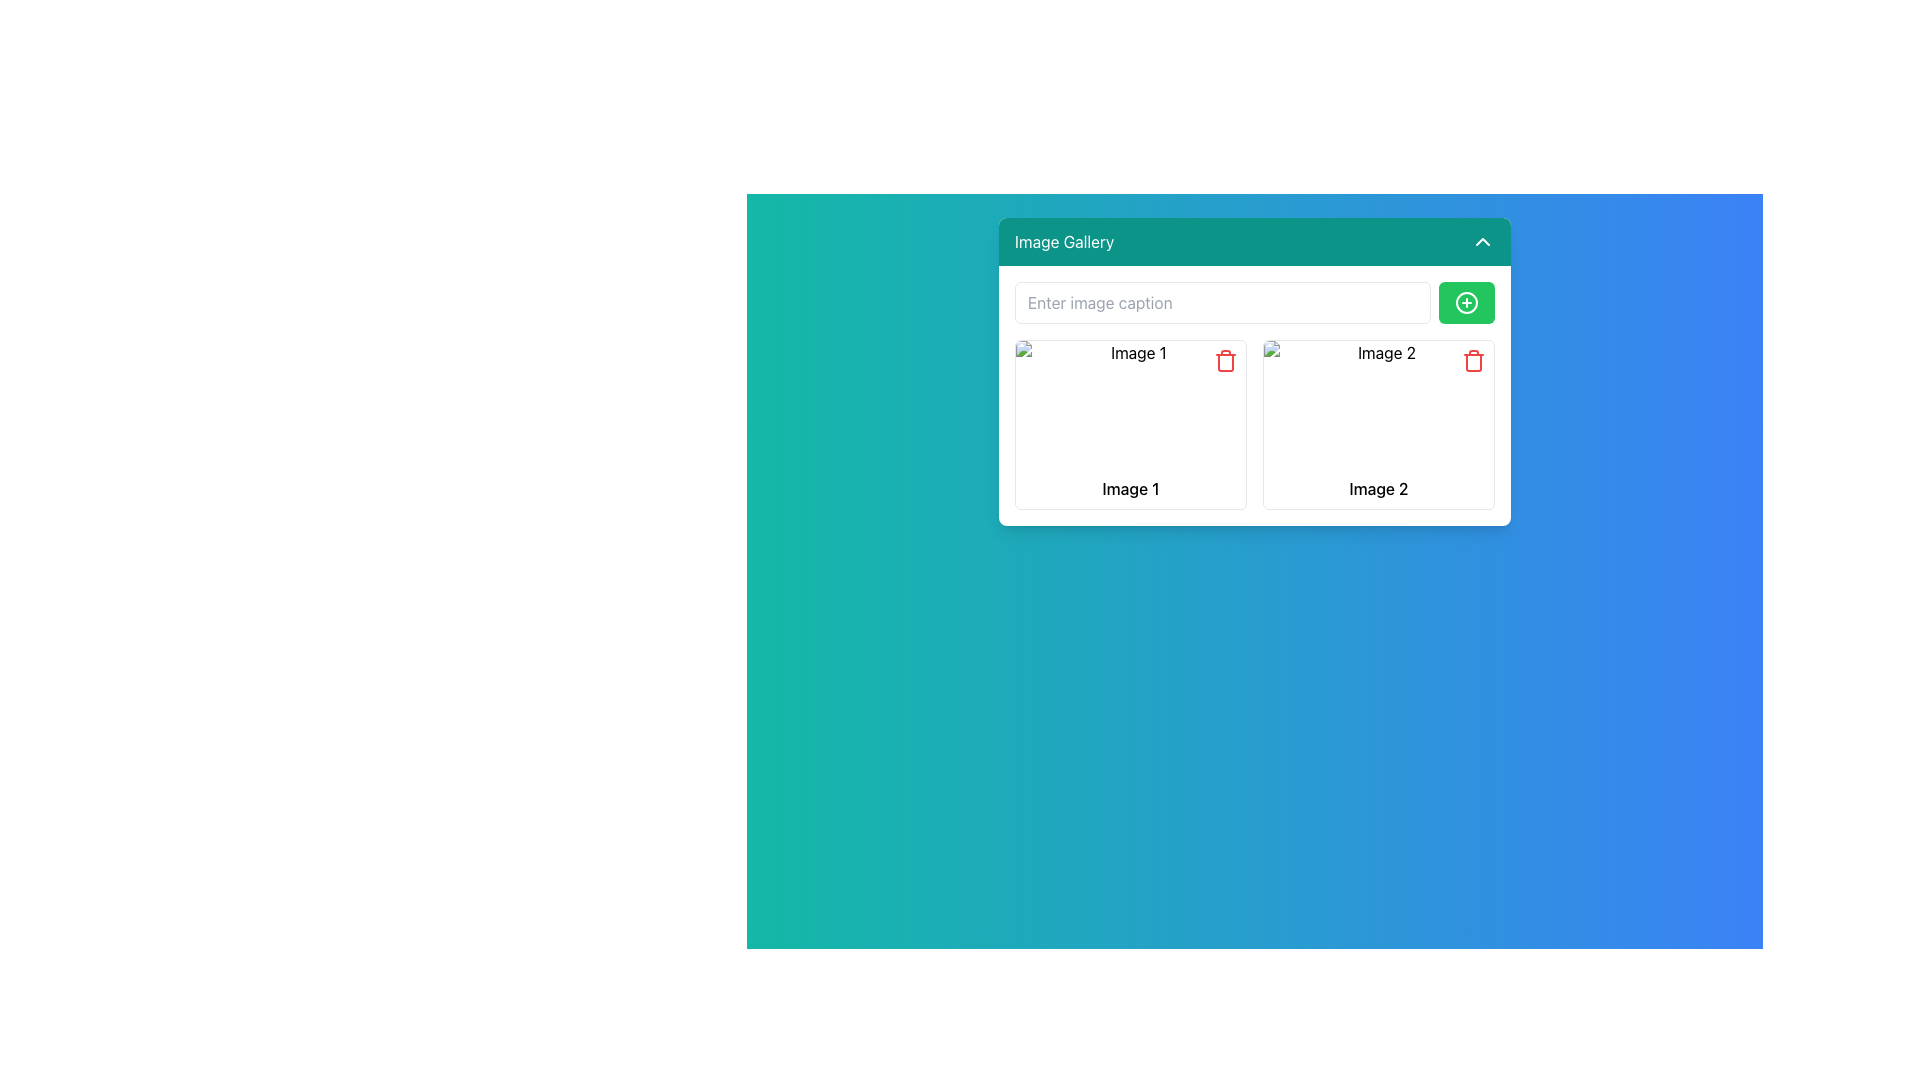  Describe the element at coordinates (1467, 303) in the screenshot. I see `the circular green button with a '+' symbol at the top-right corner of the 'Image Gallery' card` at that location.